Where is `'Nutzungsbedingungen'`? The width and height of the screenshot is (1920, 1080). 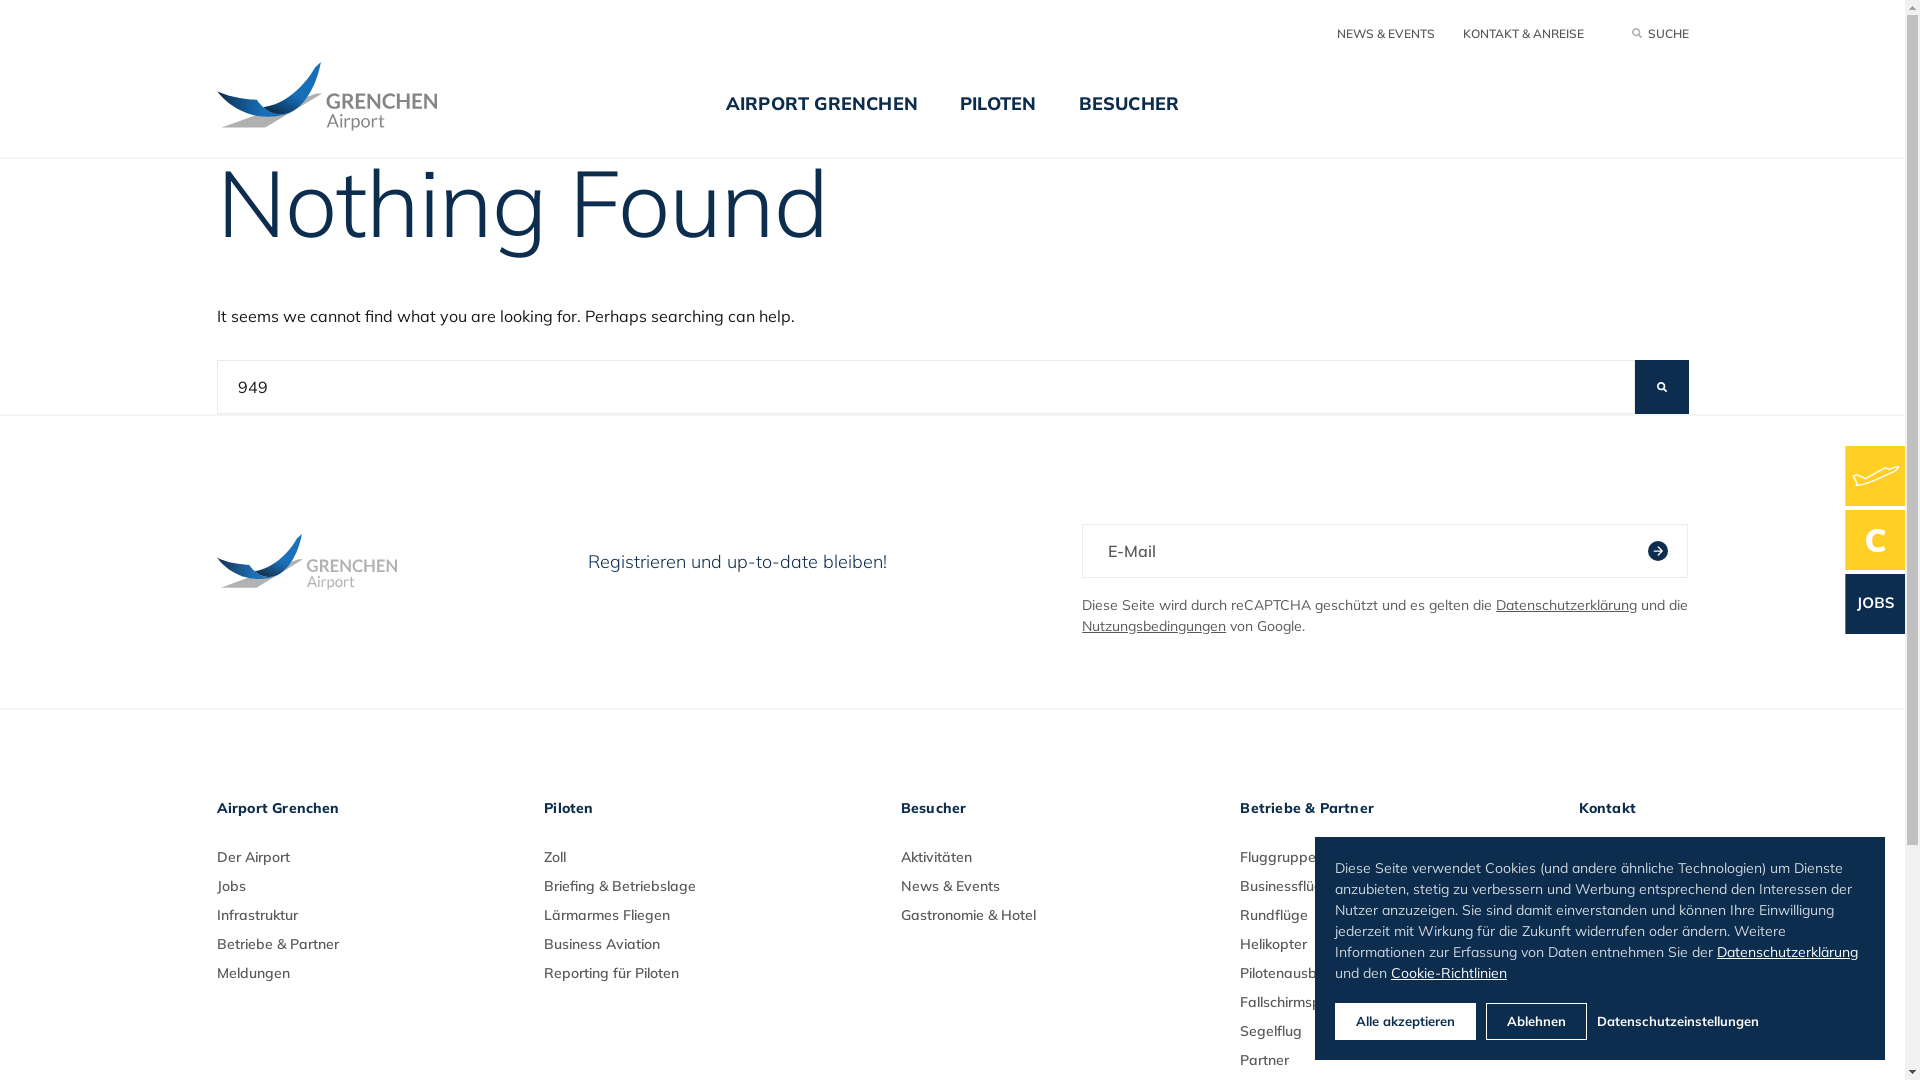 'Nutzungsbedingungen' is located at coordinates (1080, 624).